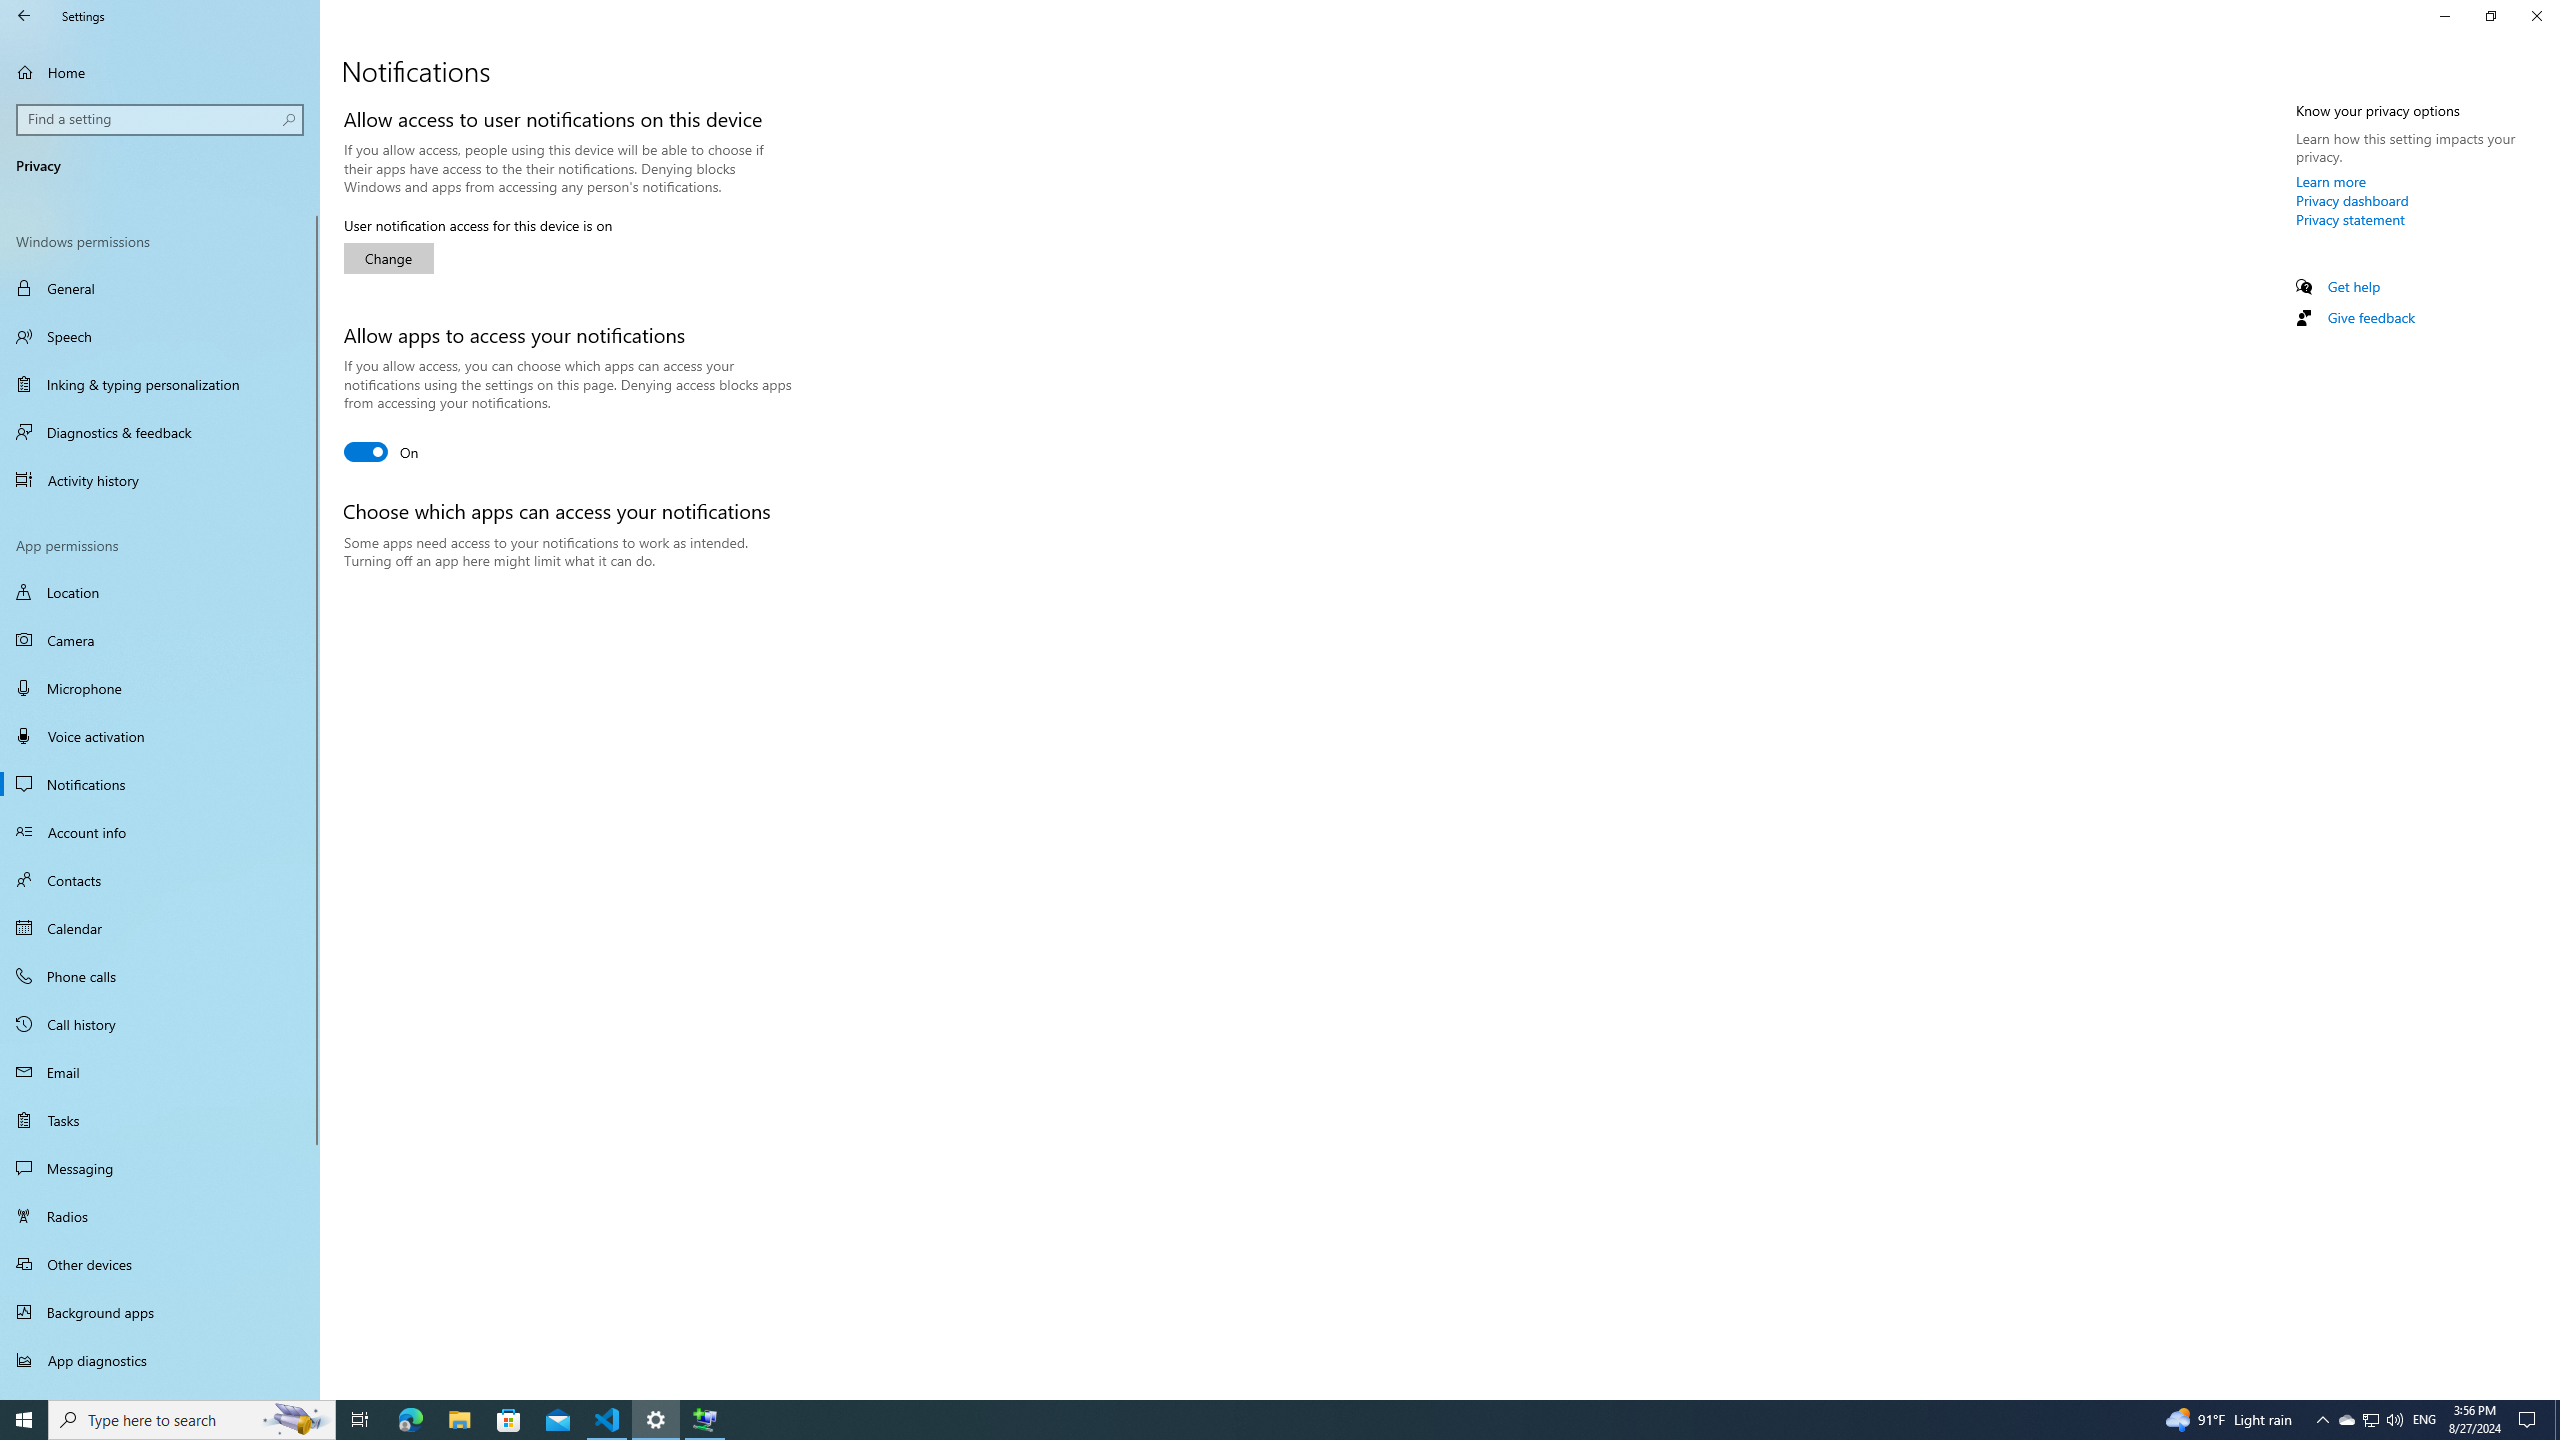 The image size is (2560, 1440). Describe the element at coordinates (159, 1022) in the screenshot. I see `'Call history'` at that location.